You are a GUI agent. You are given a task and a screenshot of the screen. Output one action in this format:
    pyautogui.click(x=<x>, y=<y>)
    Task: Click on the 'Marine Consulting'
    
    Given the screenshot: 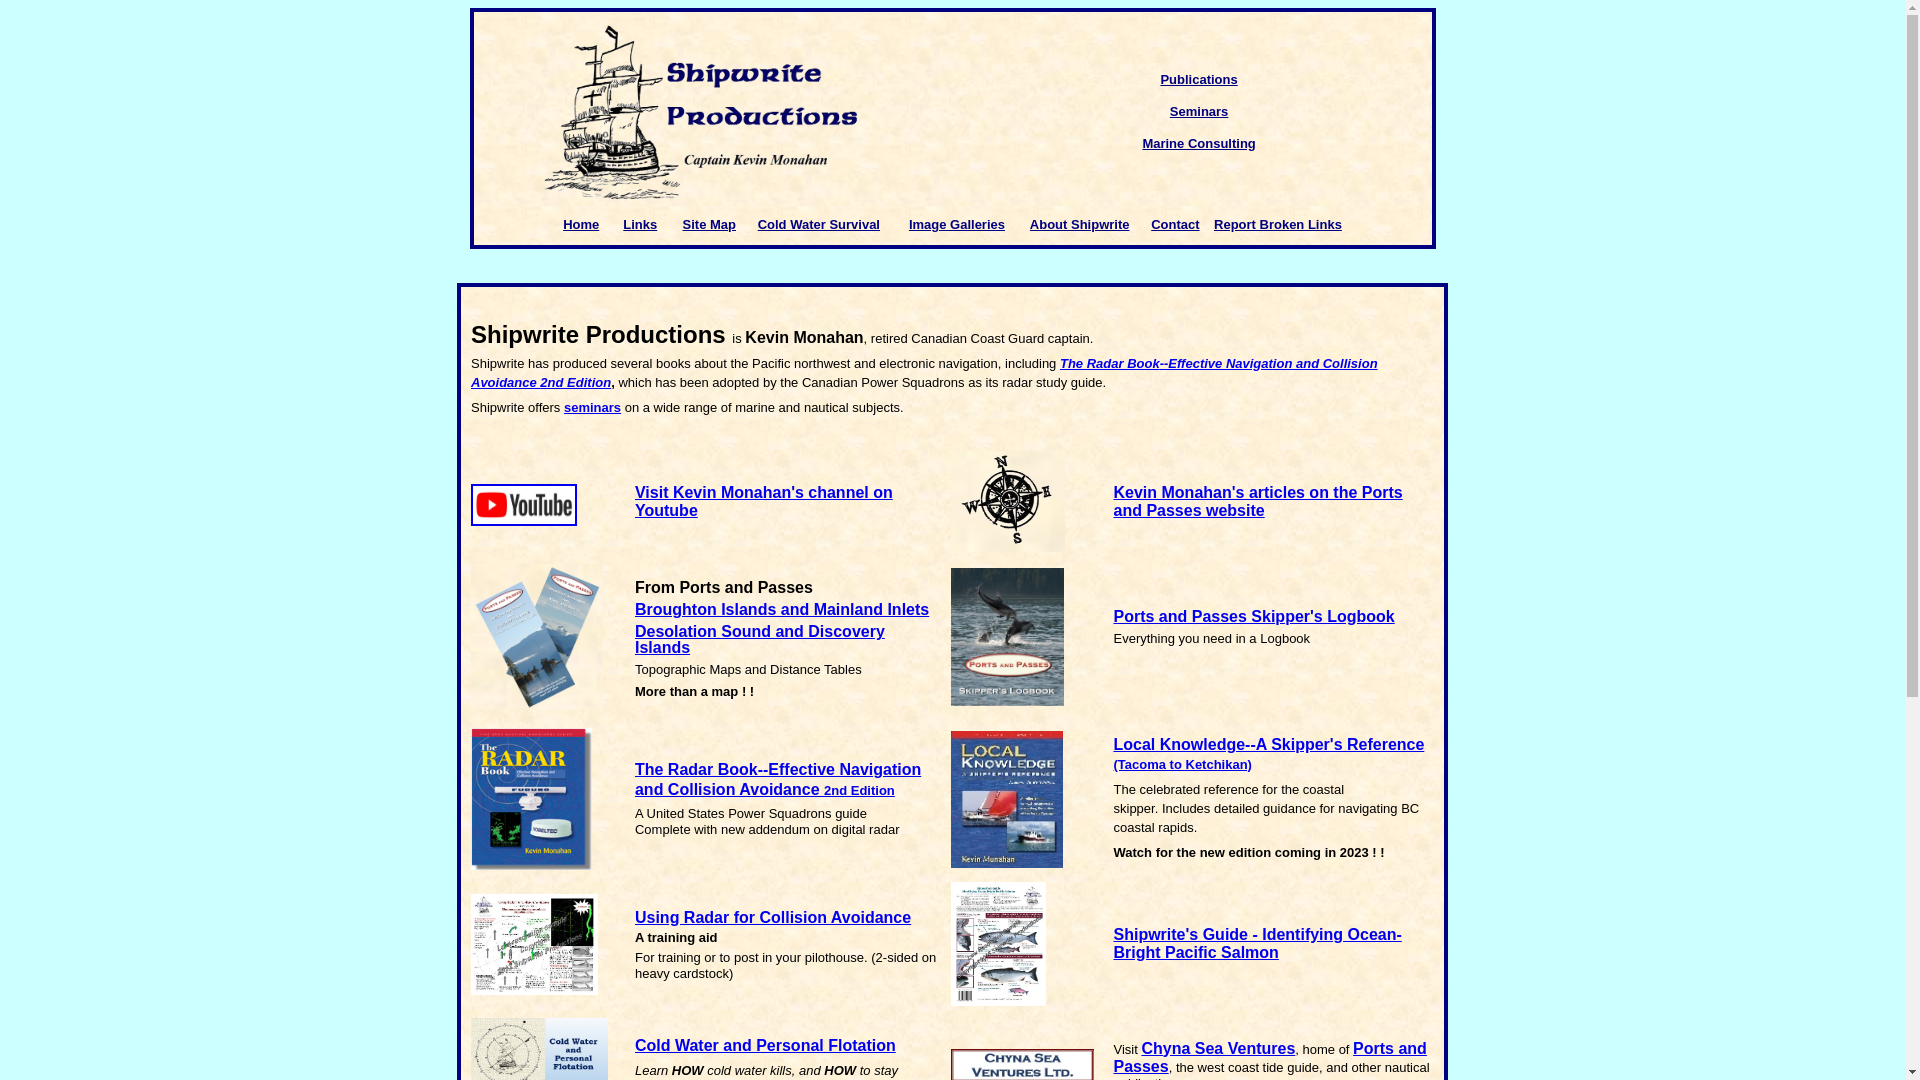 What is the action you would take?
    pyautogui.click(x=1198, y=142)
    